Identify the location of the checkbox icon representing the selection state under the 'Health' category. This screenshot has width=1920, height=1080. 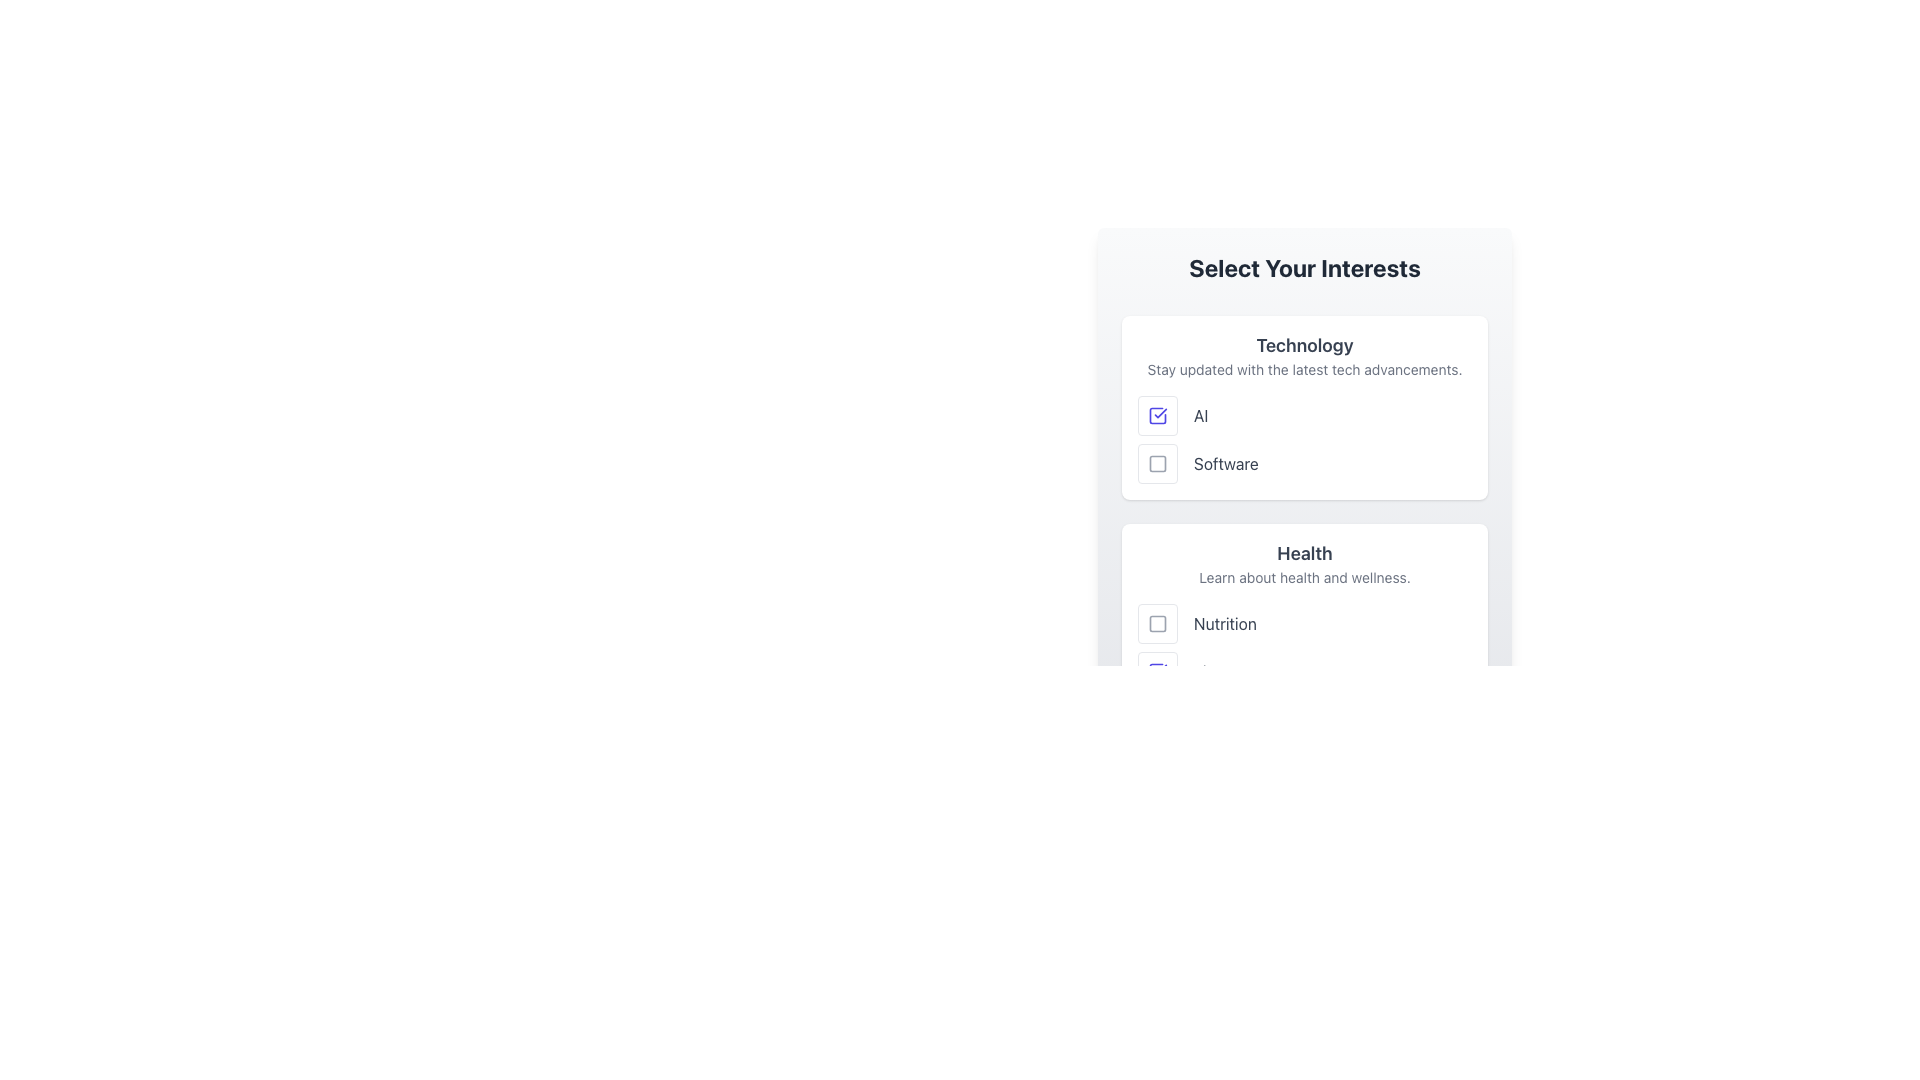
(1157, 671).